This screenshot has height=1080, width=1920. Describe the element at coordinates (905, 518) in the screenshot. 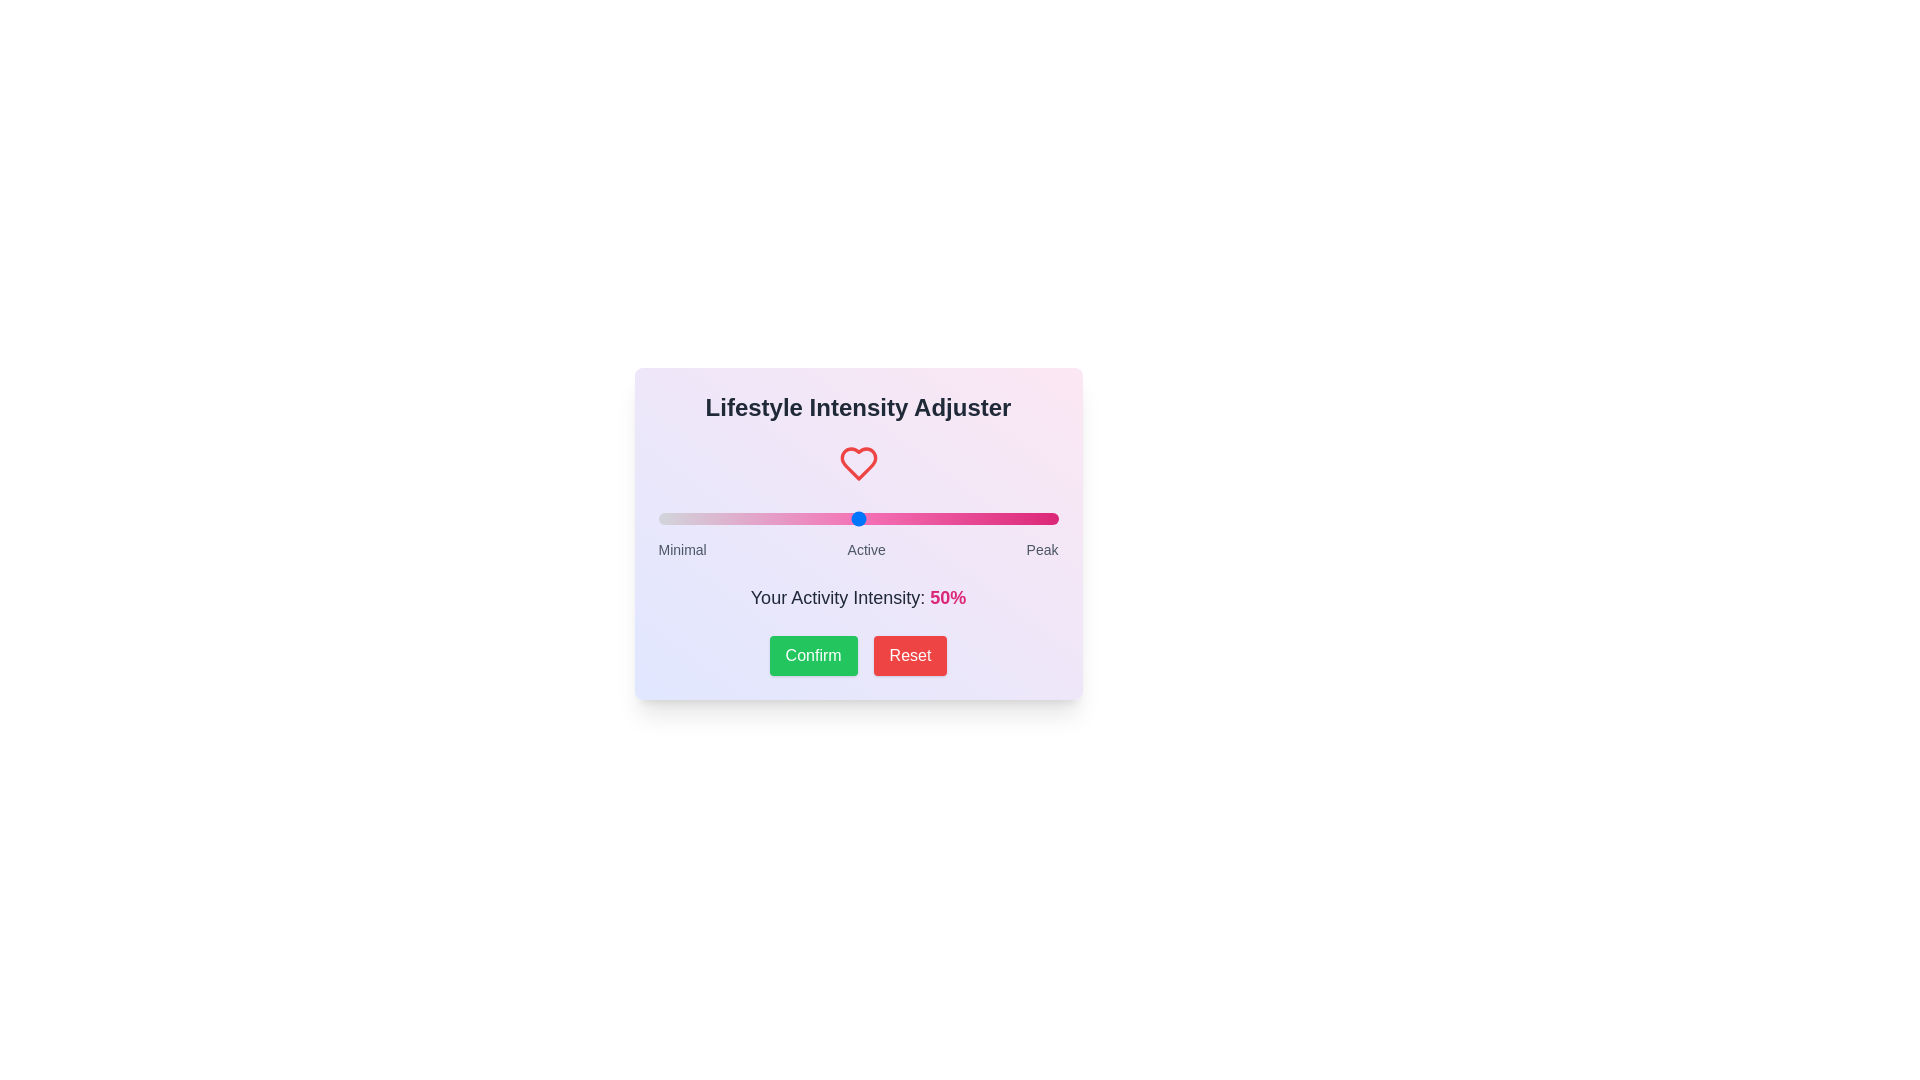

I see `the slider to set the intensity to 62%` at that location.